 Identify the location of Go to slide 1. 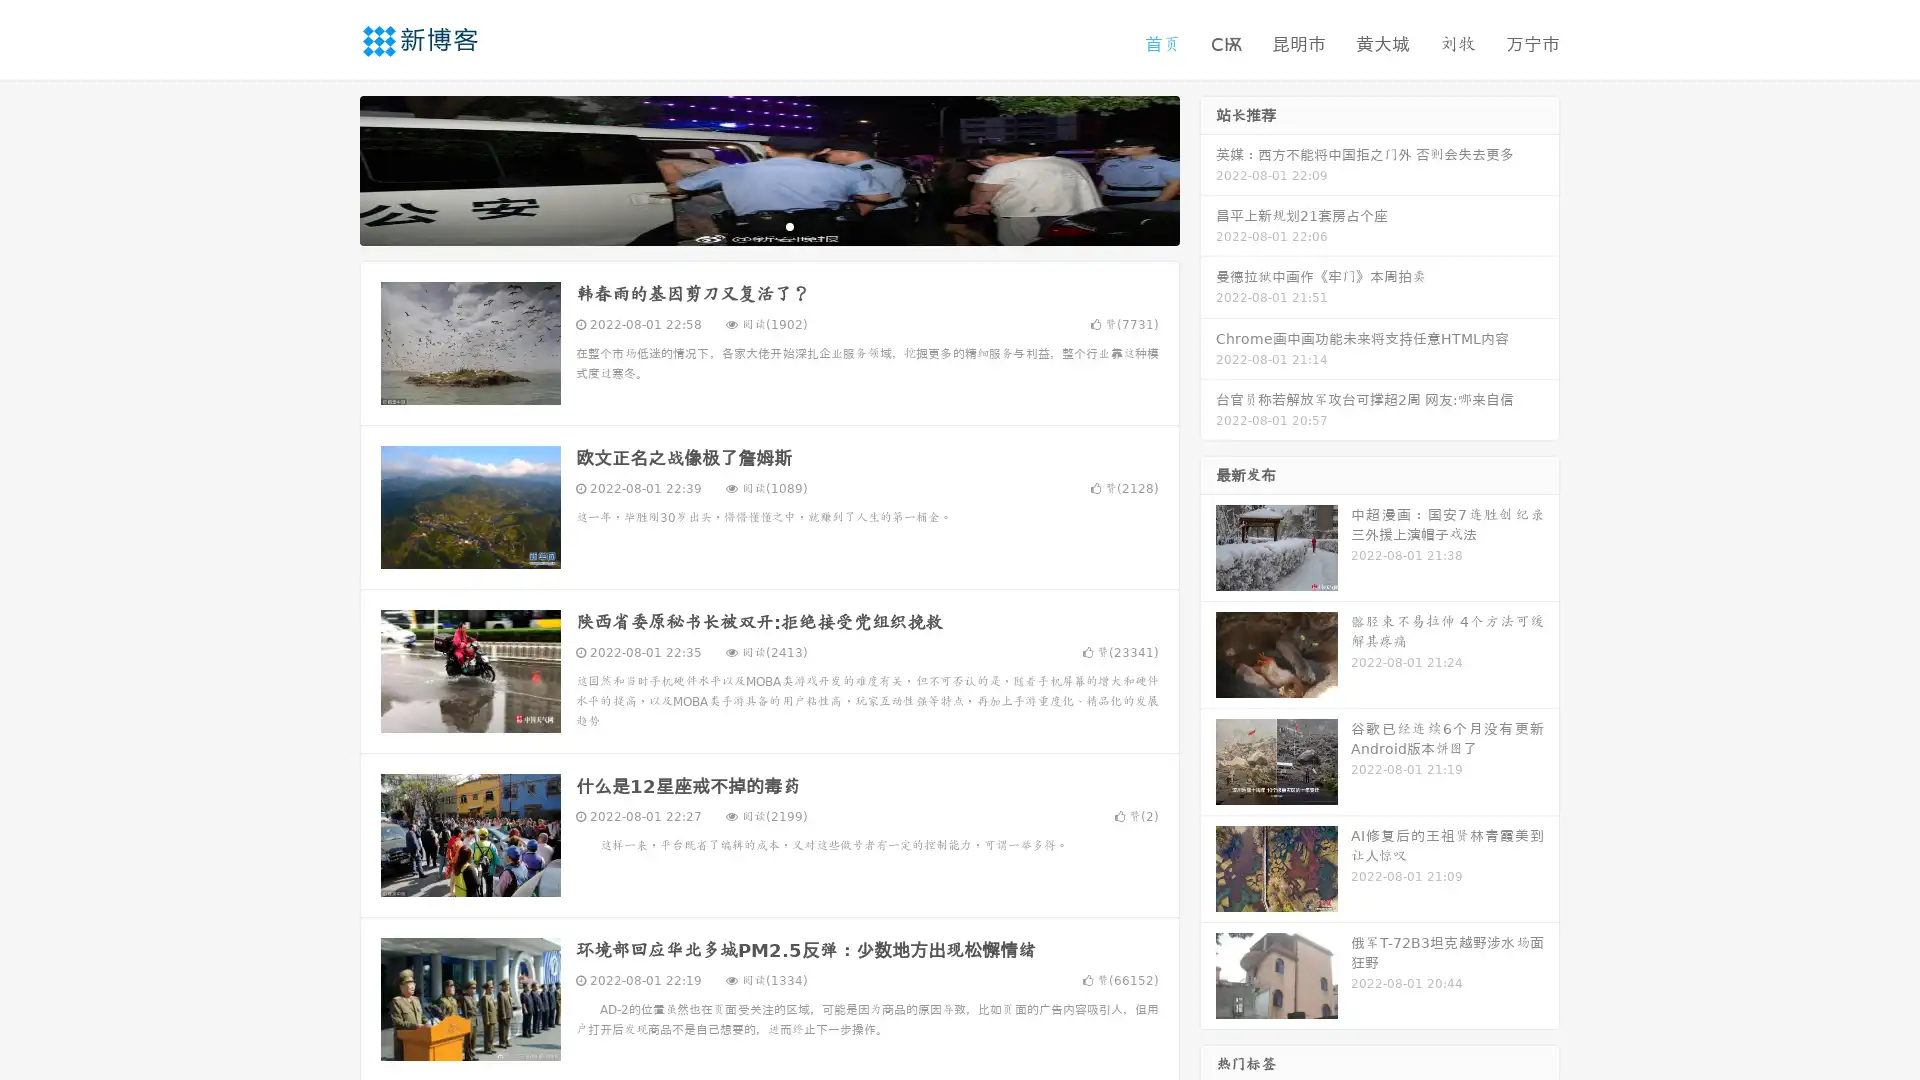
(748, 225).